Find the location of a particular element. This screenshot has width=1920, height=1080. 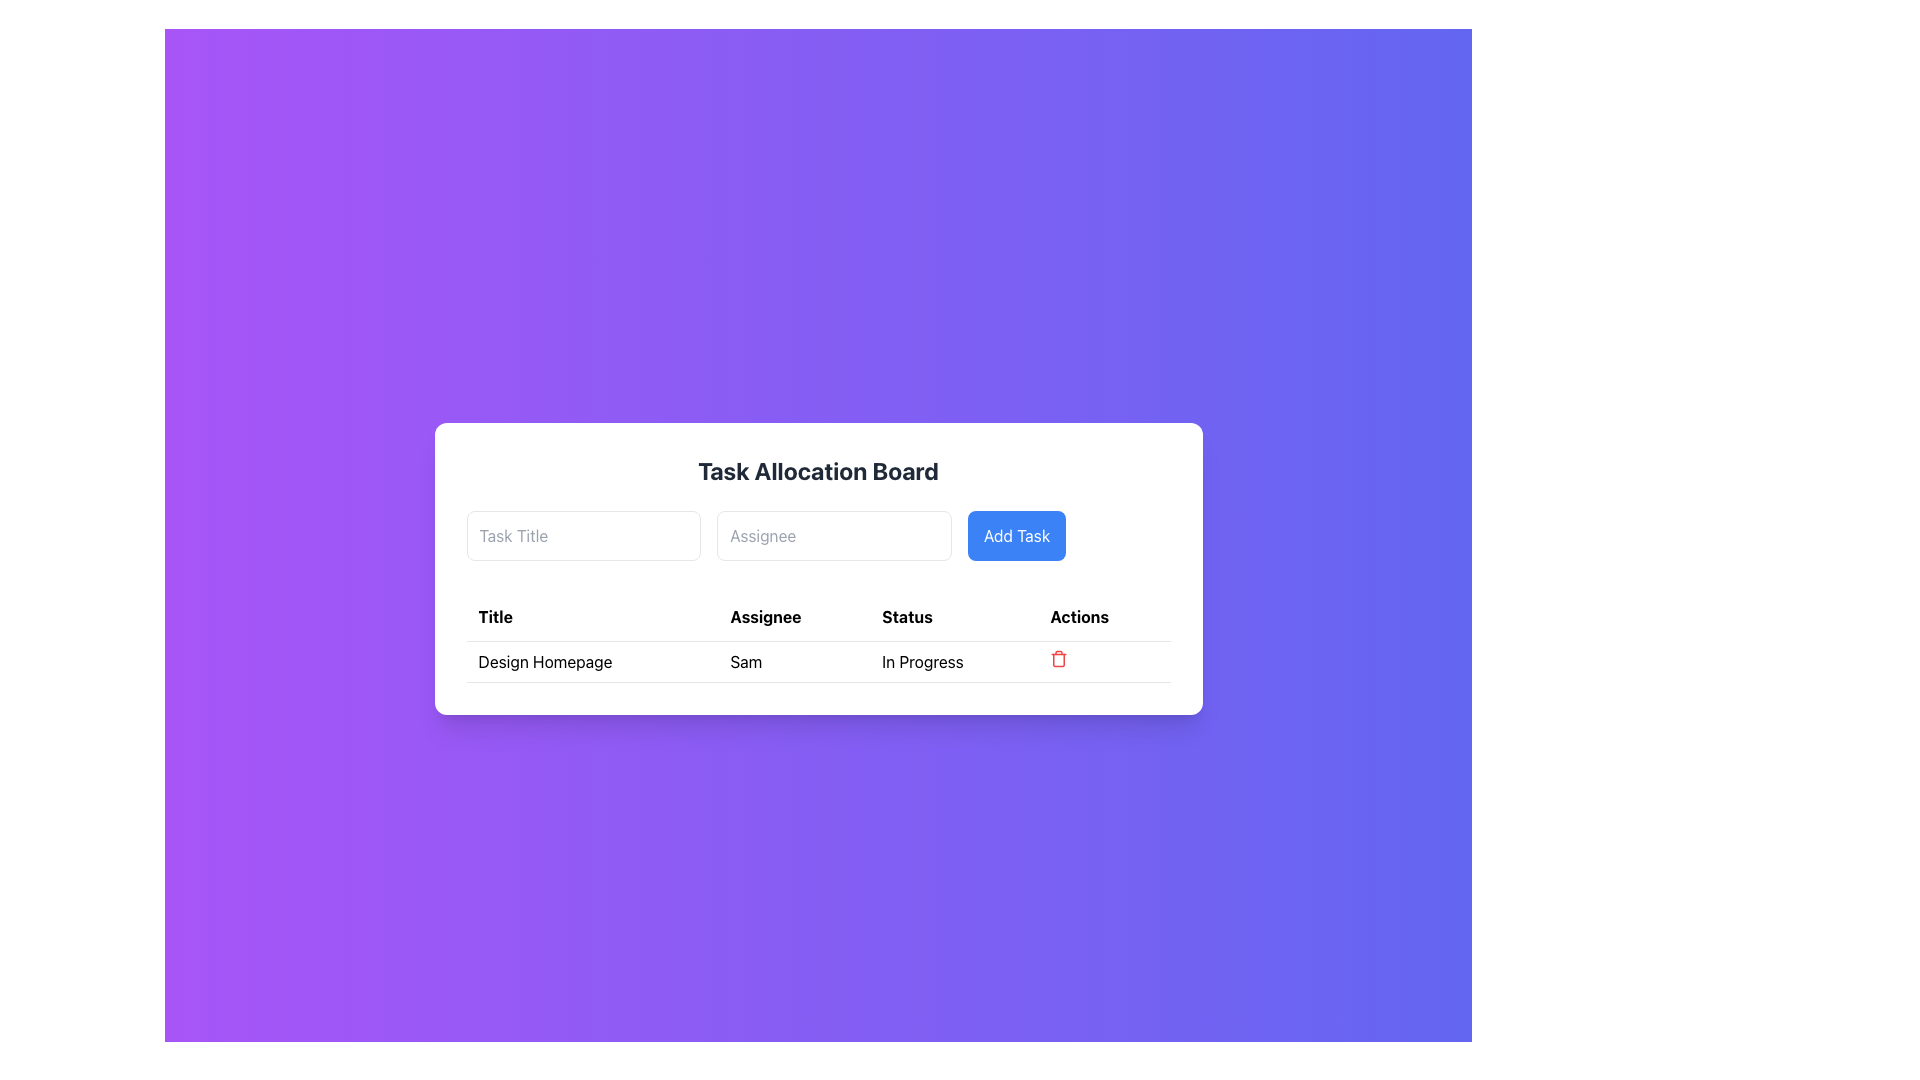

text from the bold 'Assignee' label located in the second cell of the header row in the grid or table structure is located at coordinates (793, 616).